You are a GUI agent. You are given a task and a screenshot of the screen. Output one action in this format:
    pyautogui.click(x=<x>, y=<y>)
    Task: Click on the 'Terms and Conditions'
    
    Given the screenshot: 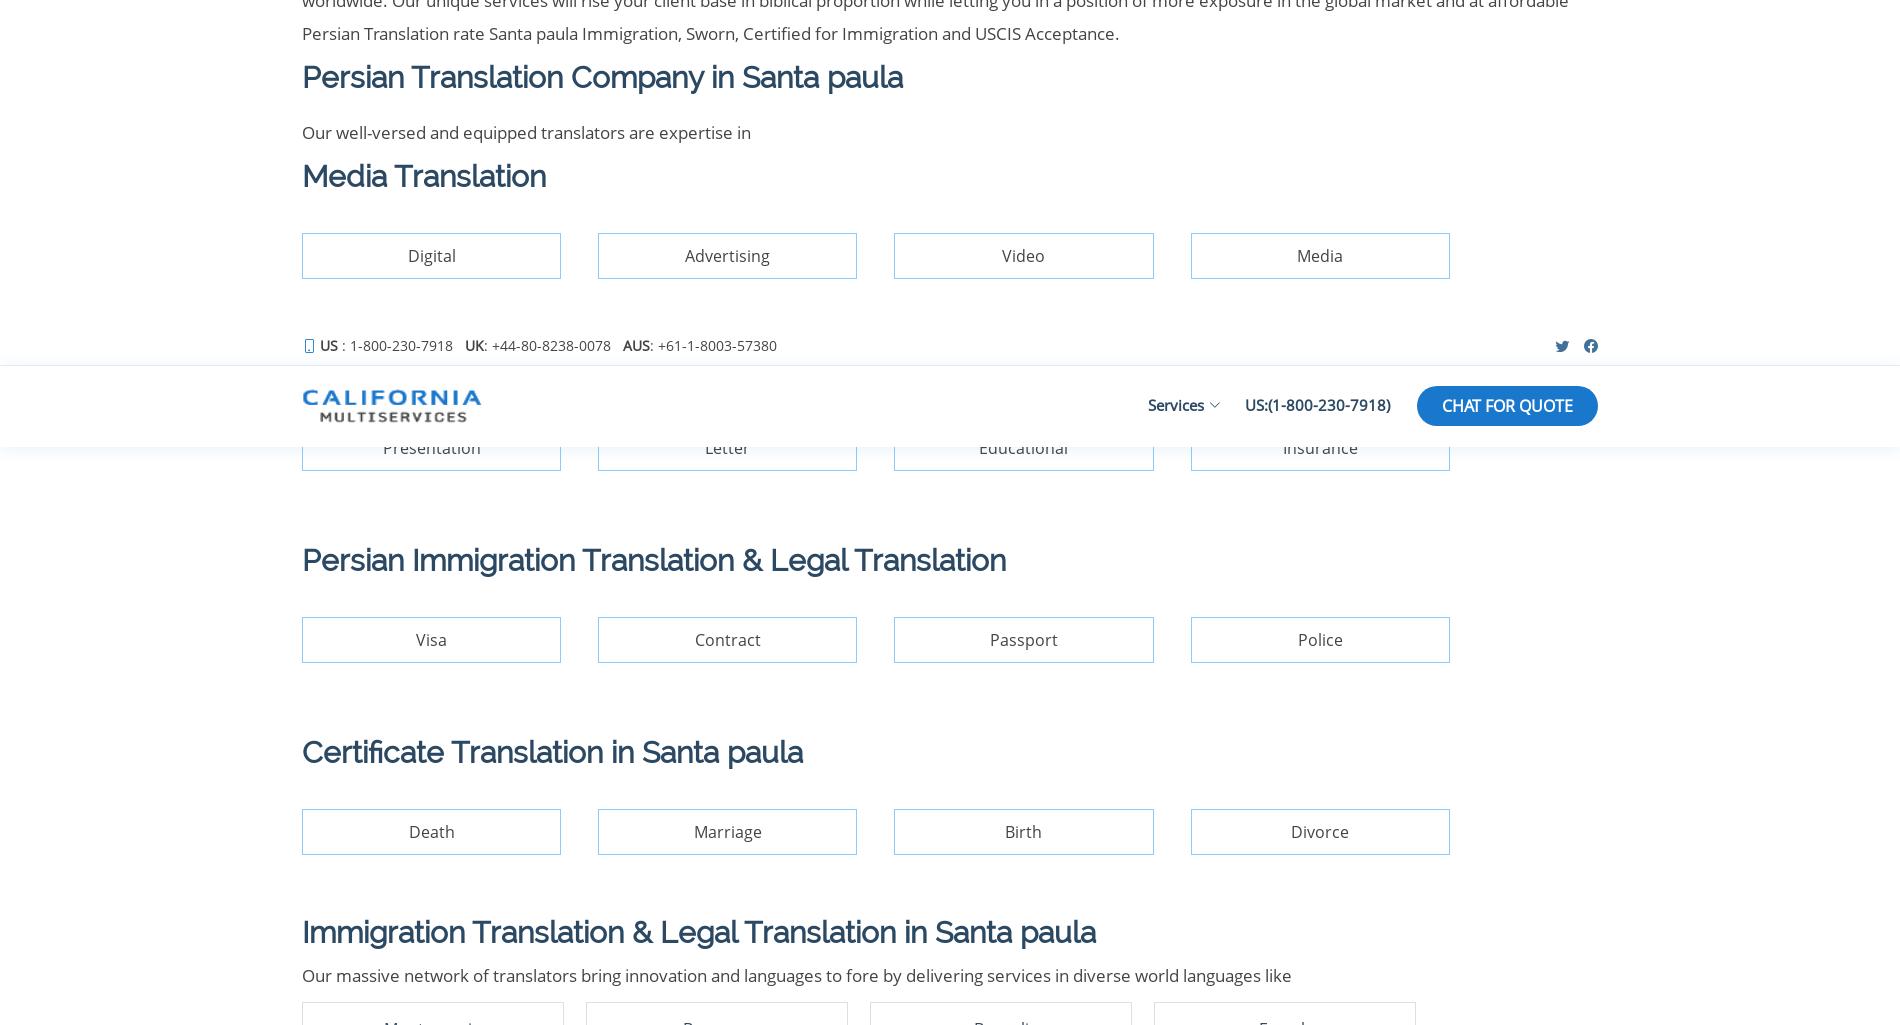 What is the action you would take?
    pyautogui.click(x=615, y=392)
    